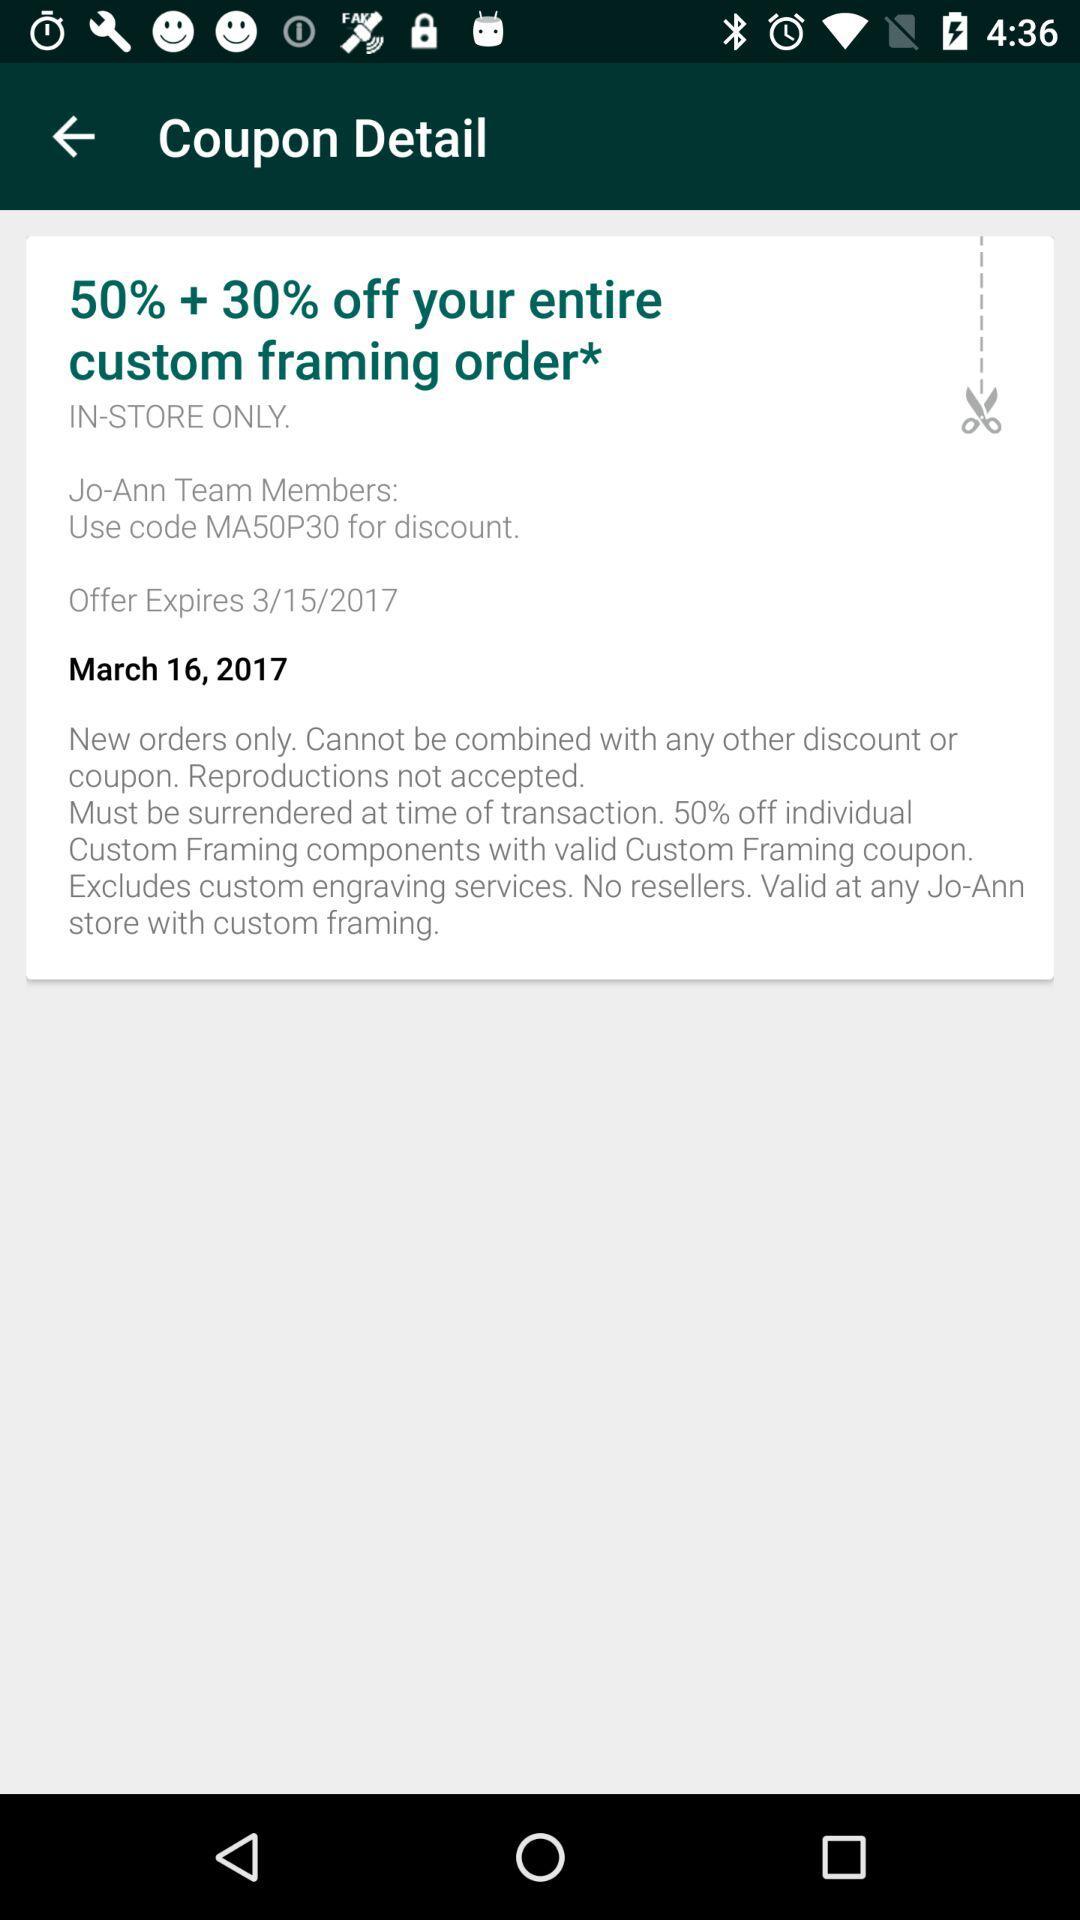 The height and width of the screenshot is (1920, 1080). I want to click on item below march 16, 2017 item, so click(540, 841).